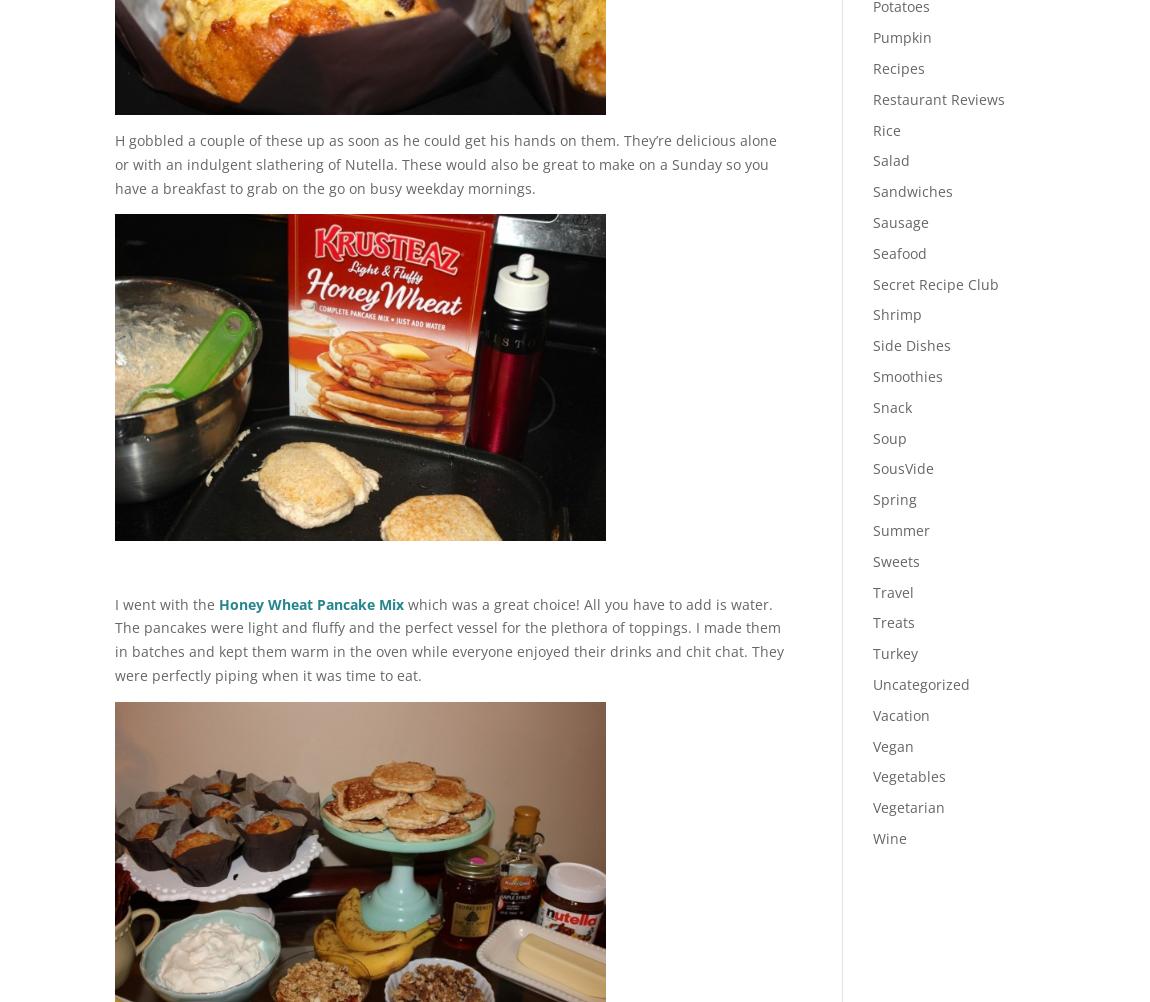  Describe the element at coordinates (908, 775) in the screenshot. I see `'Vegetables'` at that location.